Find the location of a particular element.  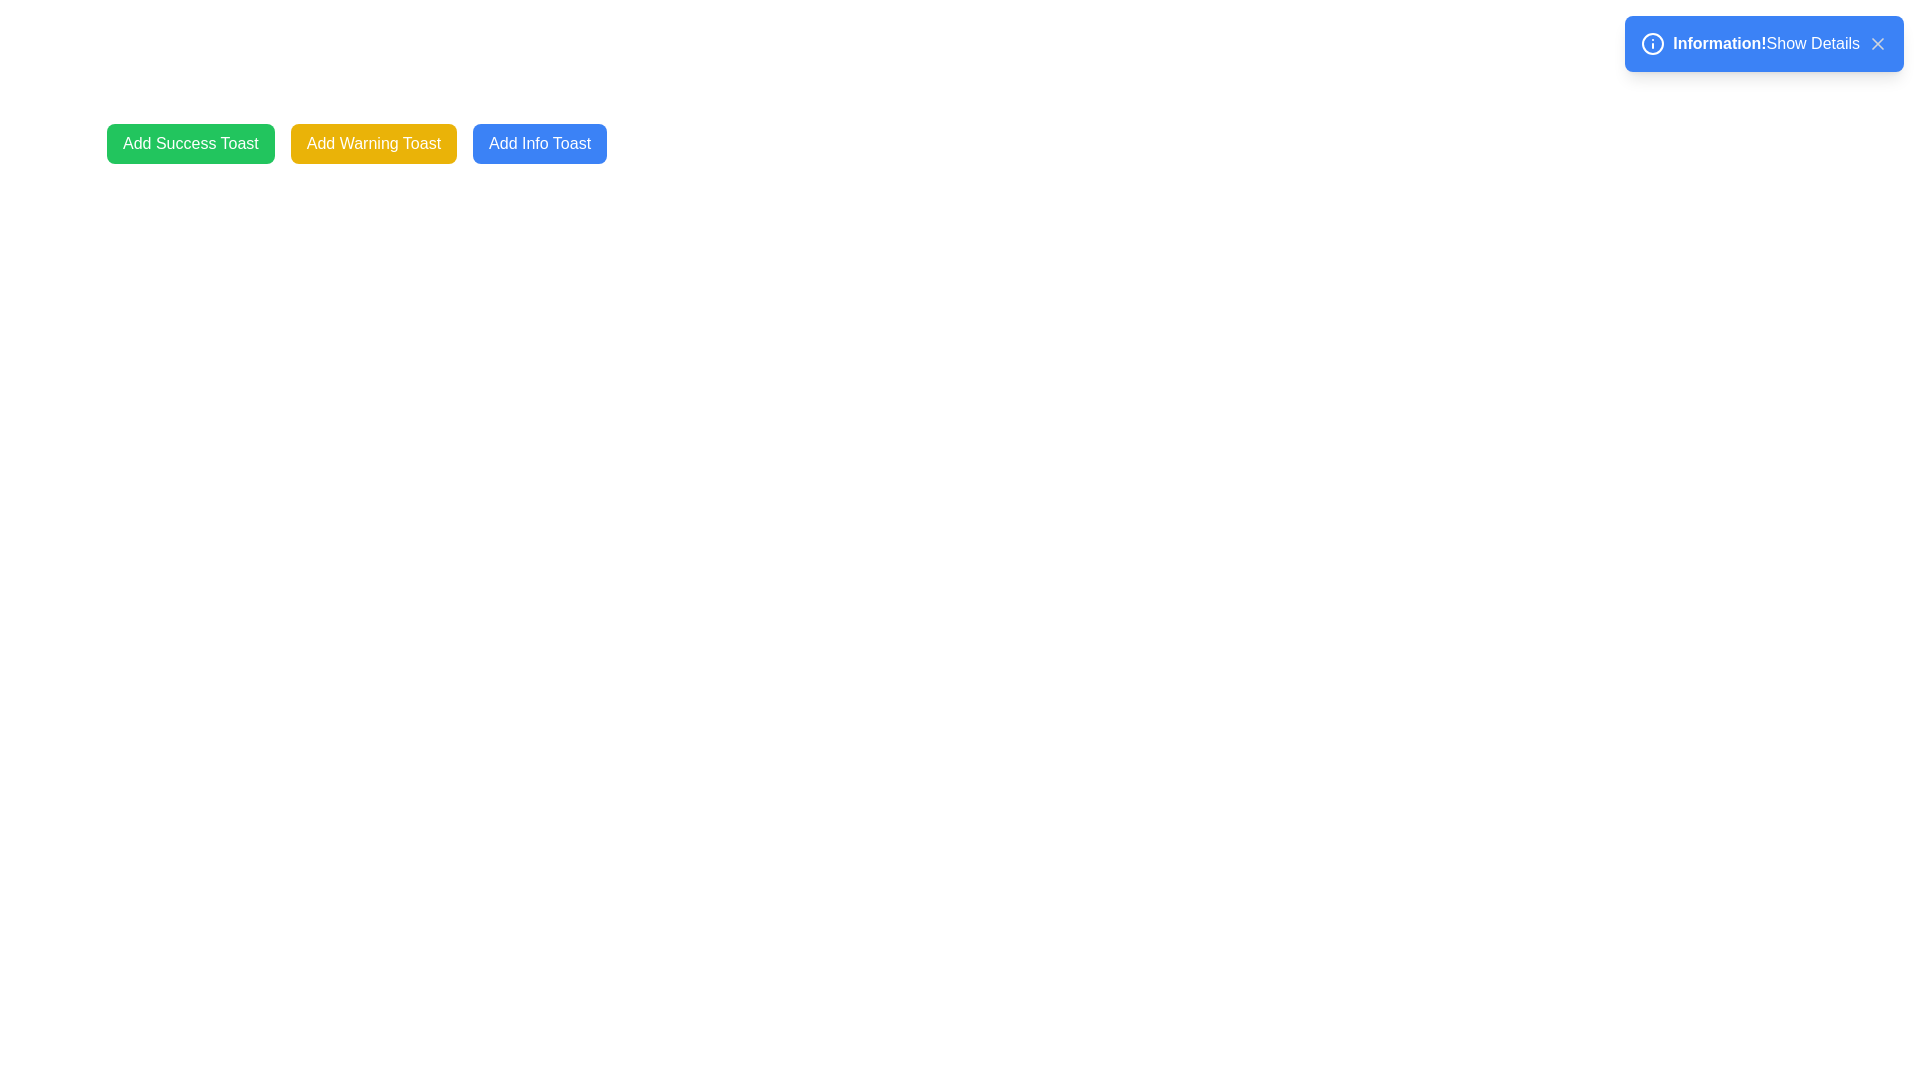

the 'X' button on the blue notification bar is located at coordinates (1876, 43).